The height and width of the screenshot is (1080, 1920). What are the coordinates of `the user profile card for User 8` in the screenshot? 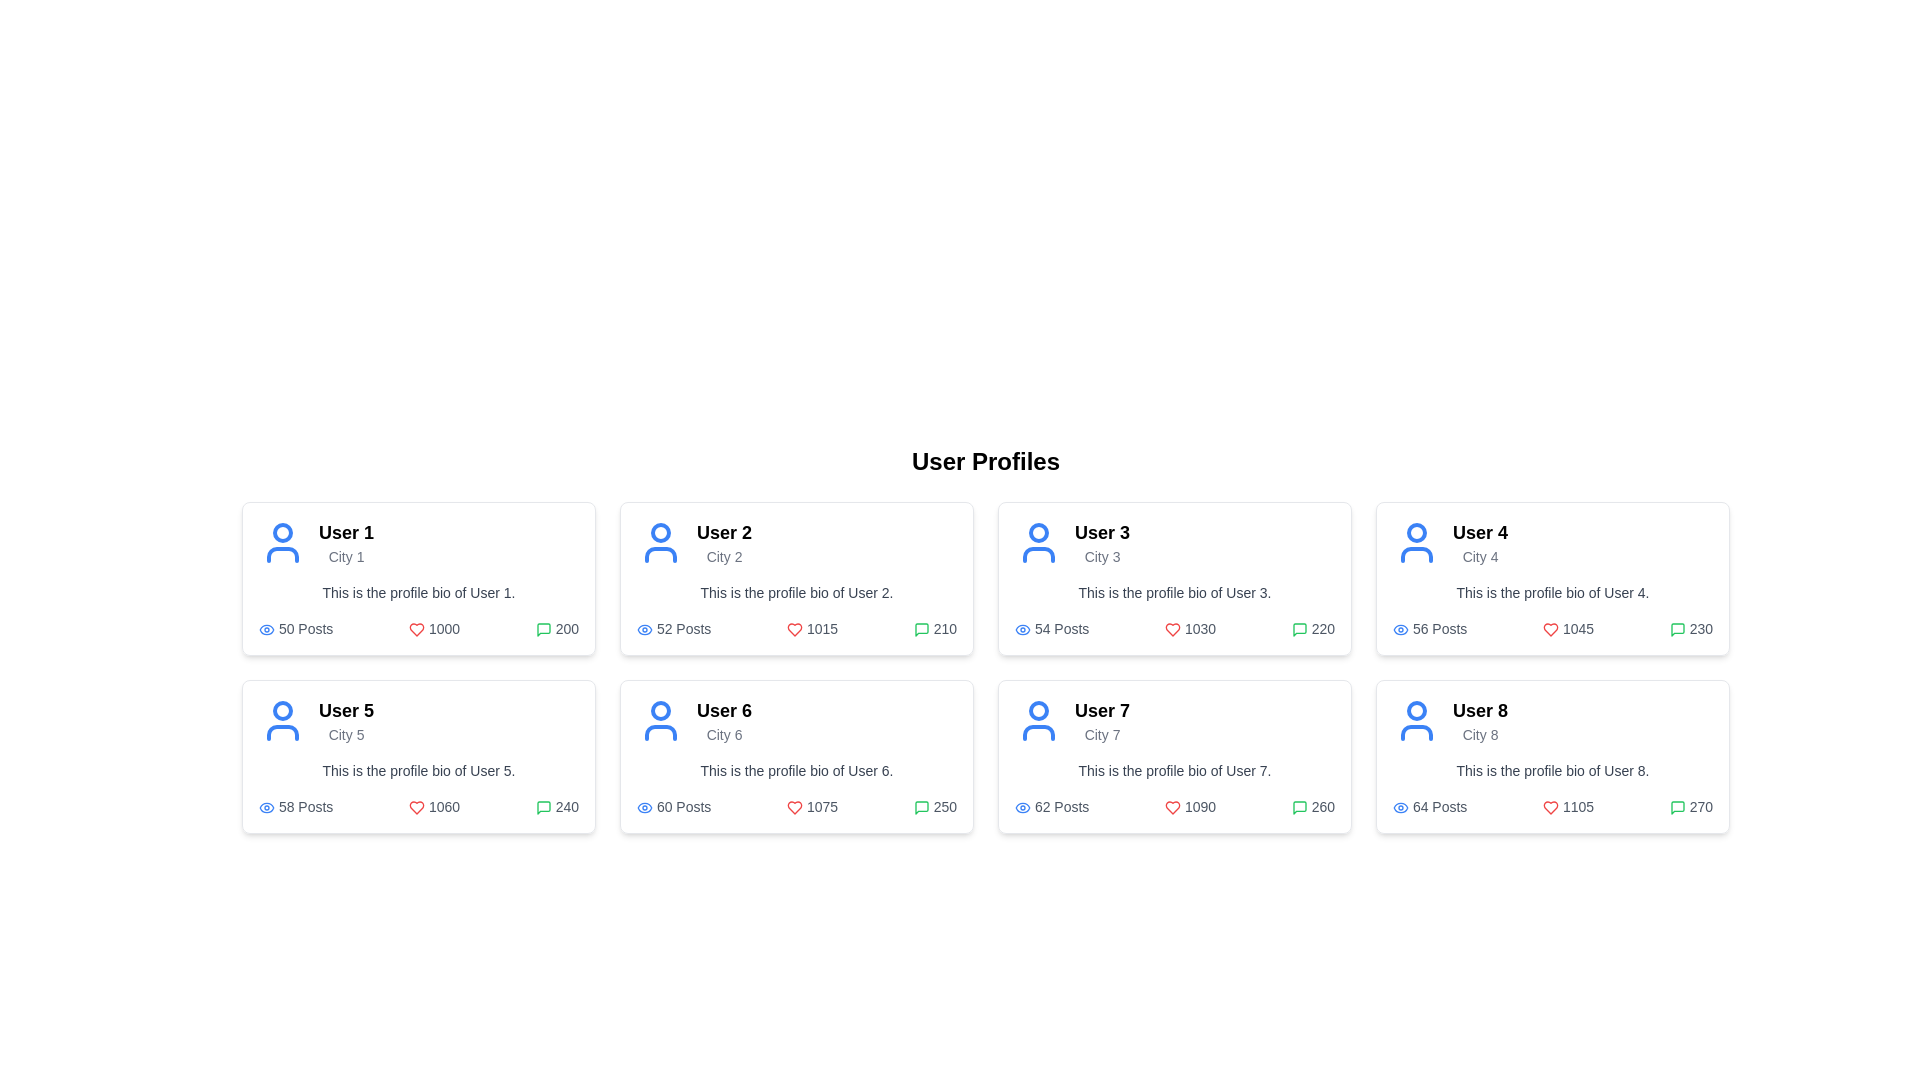 It's located at (1552, 756).